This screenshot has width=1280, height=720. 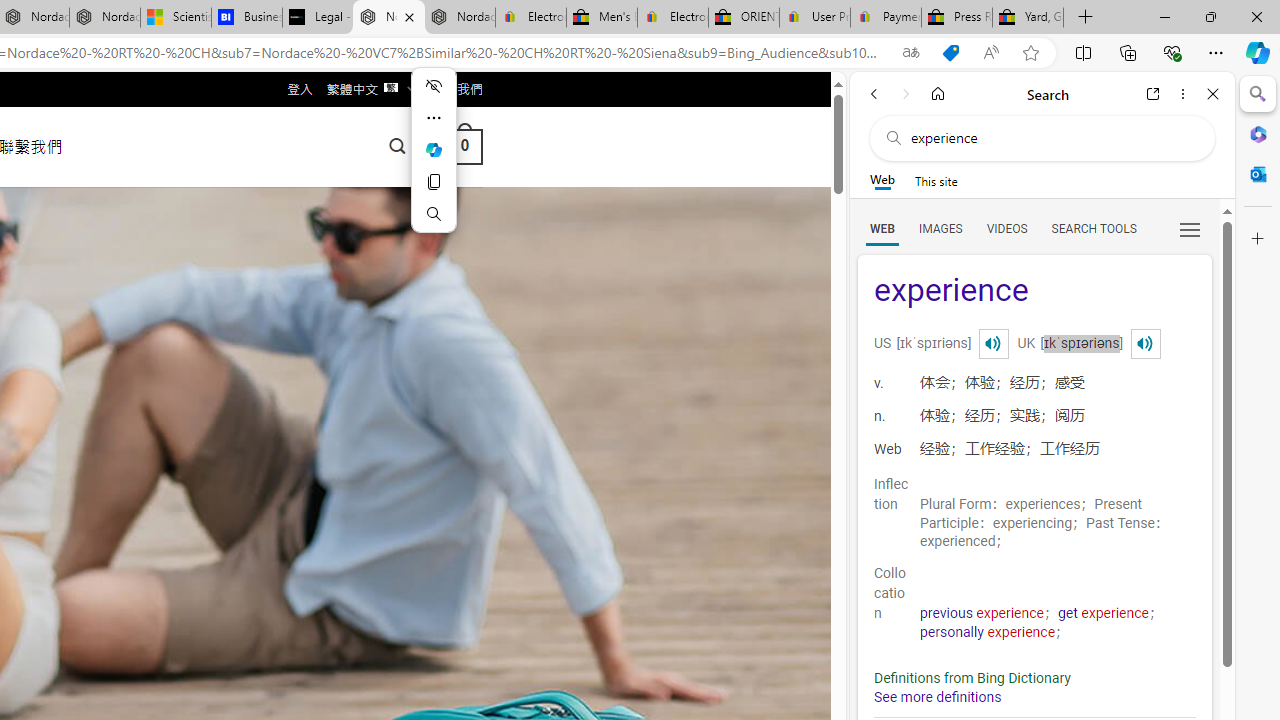 I want to click on 'Mini menu on text selection', so click(x=432, y=148).